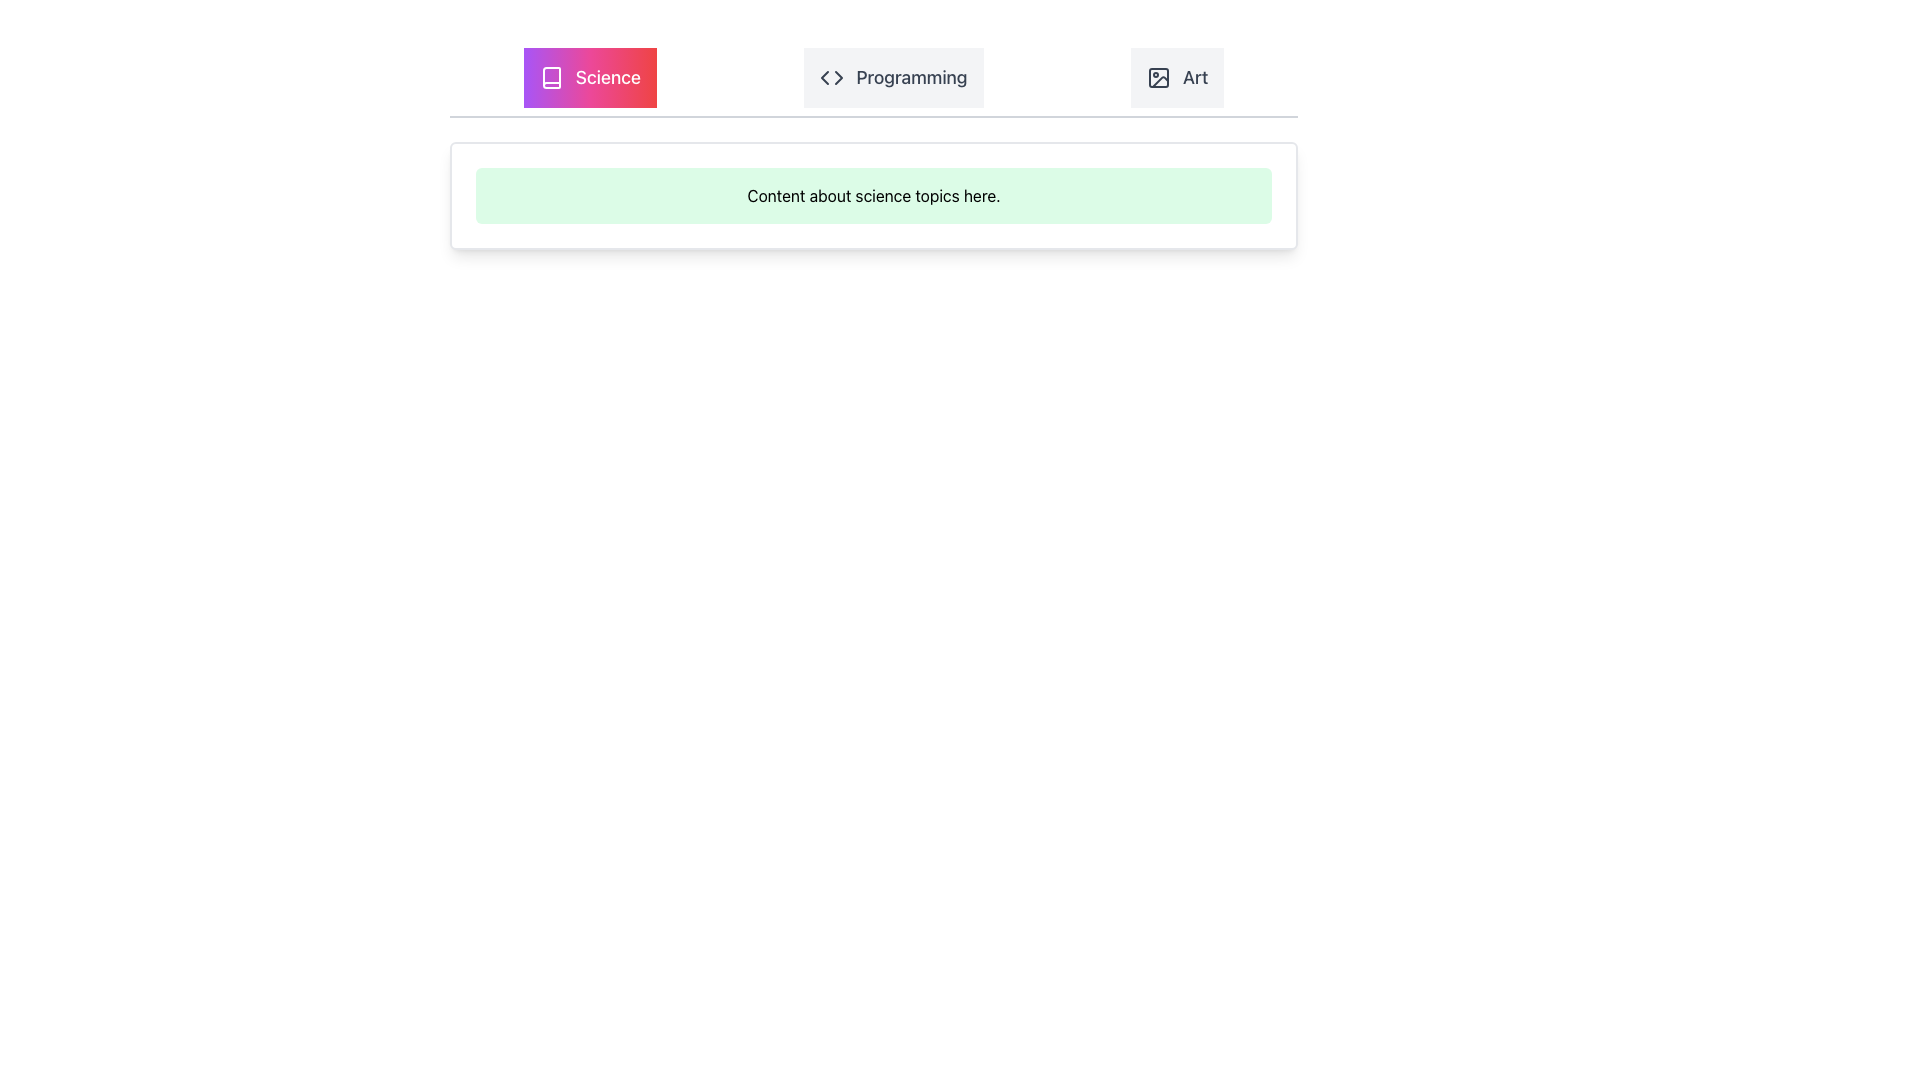 The height and width of the screenshot is (1080, 1920). I want to click on the 'Science' tab, which is the first tab on the left with a gradient background from purple to red, so click(589, 76).